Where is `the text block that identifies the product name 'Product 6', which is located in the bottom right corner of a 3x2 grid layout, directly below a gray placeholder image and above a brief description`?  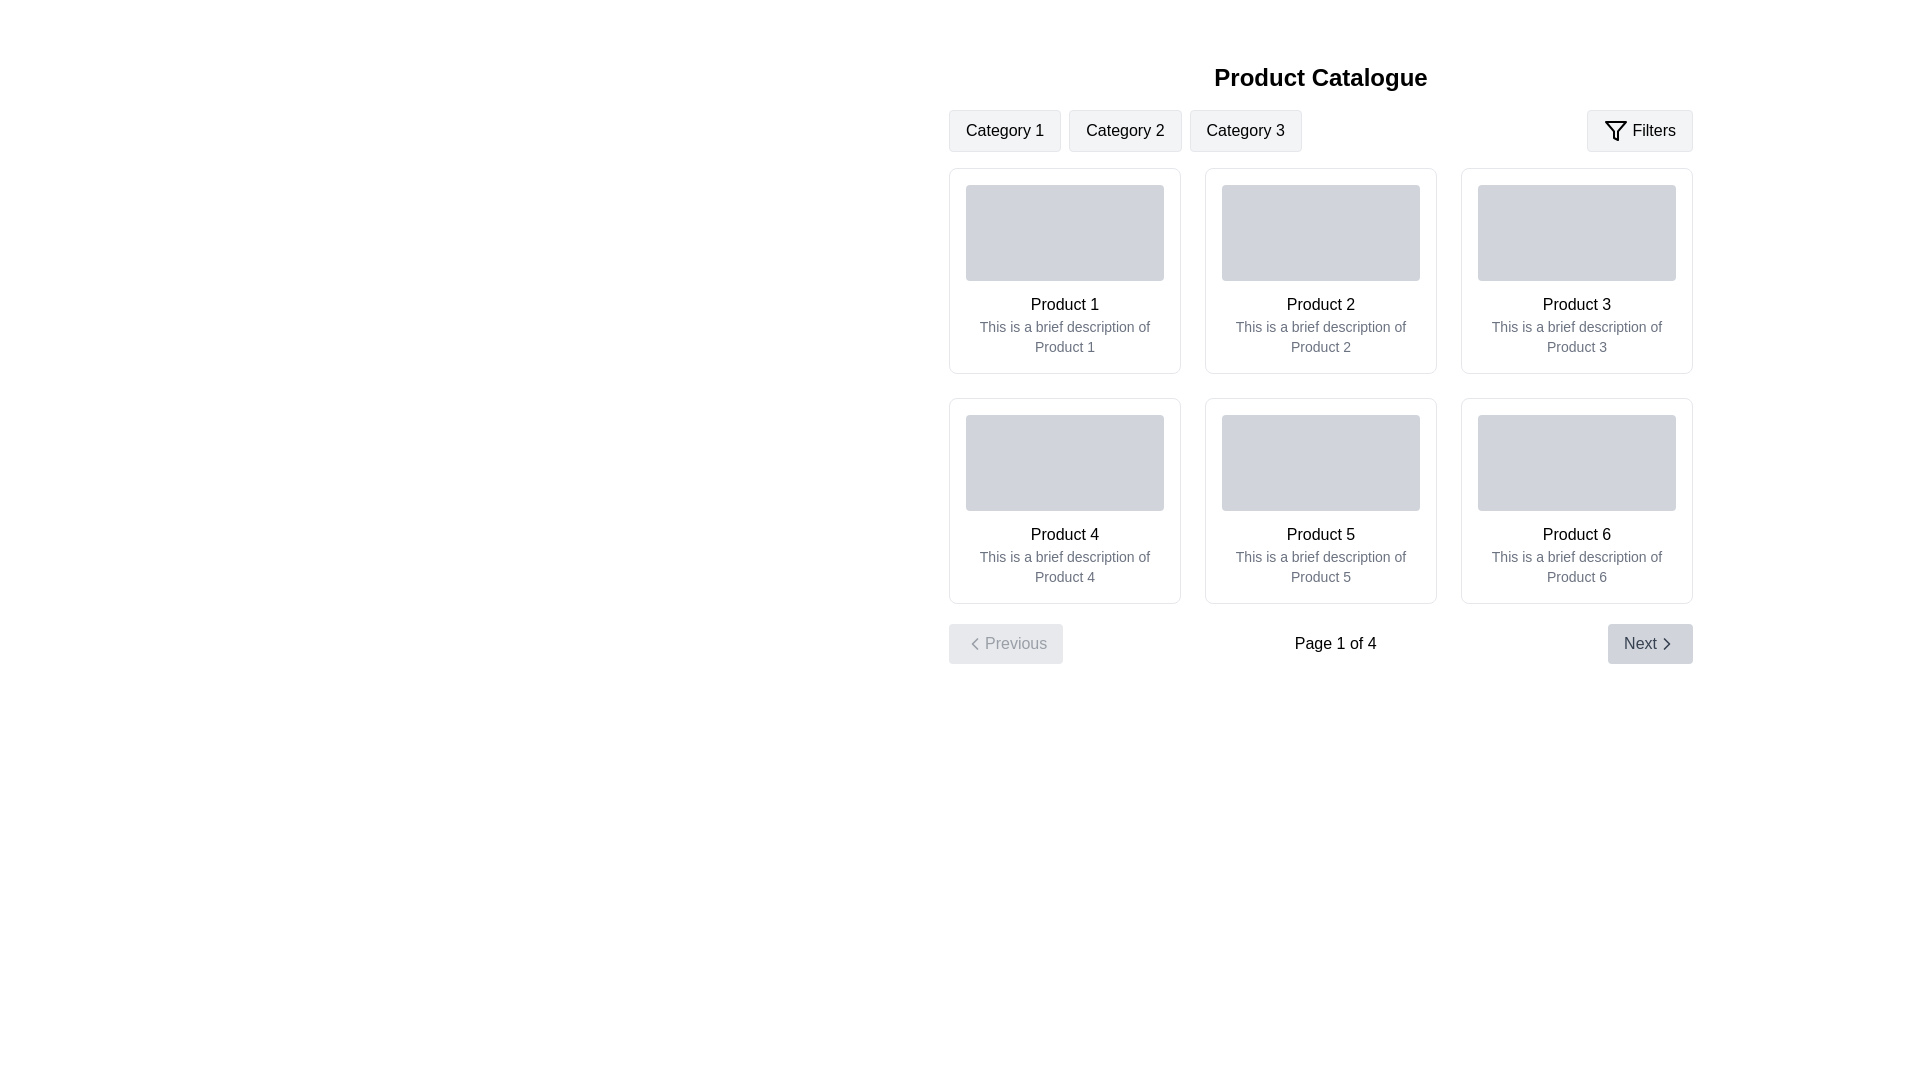 the text block that identifies the product name 'Product 6', which is located in the bottom right corner of a 3x2 grid layout, directly below a gray placeholder image and above a brief description is located at coordinates (1576, 534).